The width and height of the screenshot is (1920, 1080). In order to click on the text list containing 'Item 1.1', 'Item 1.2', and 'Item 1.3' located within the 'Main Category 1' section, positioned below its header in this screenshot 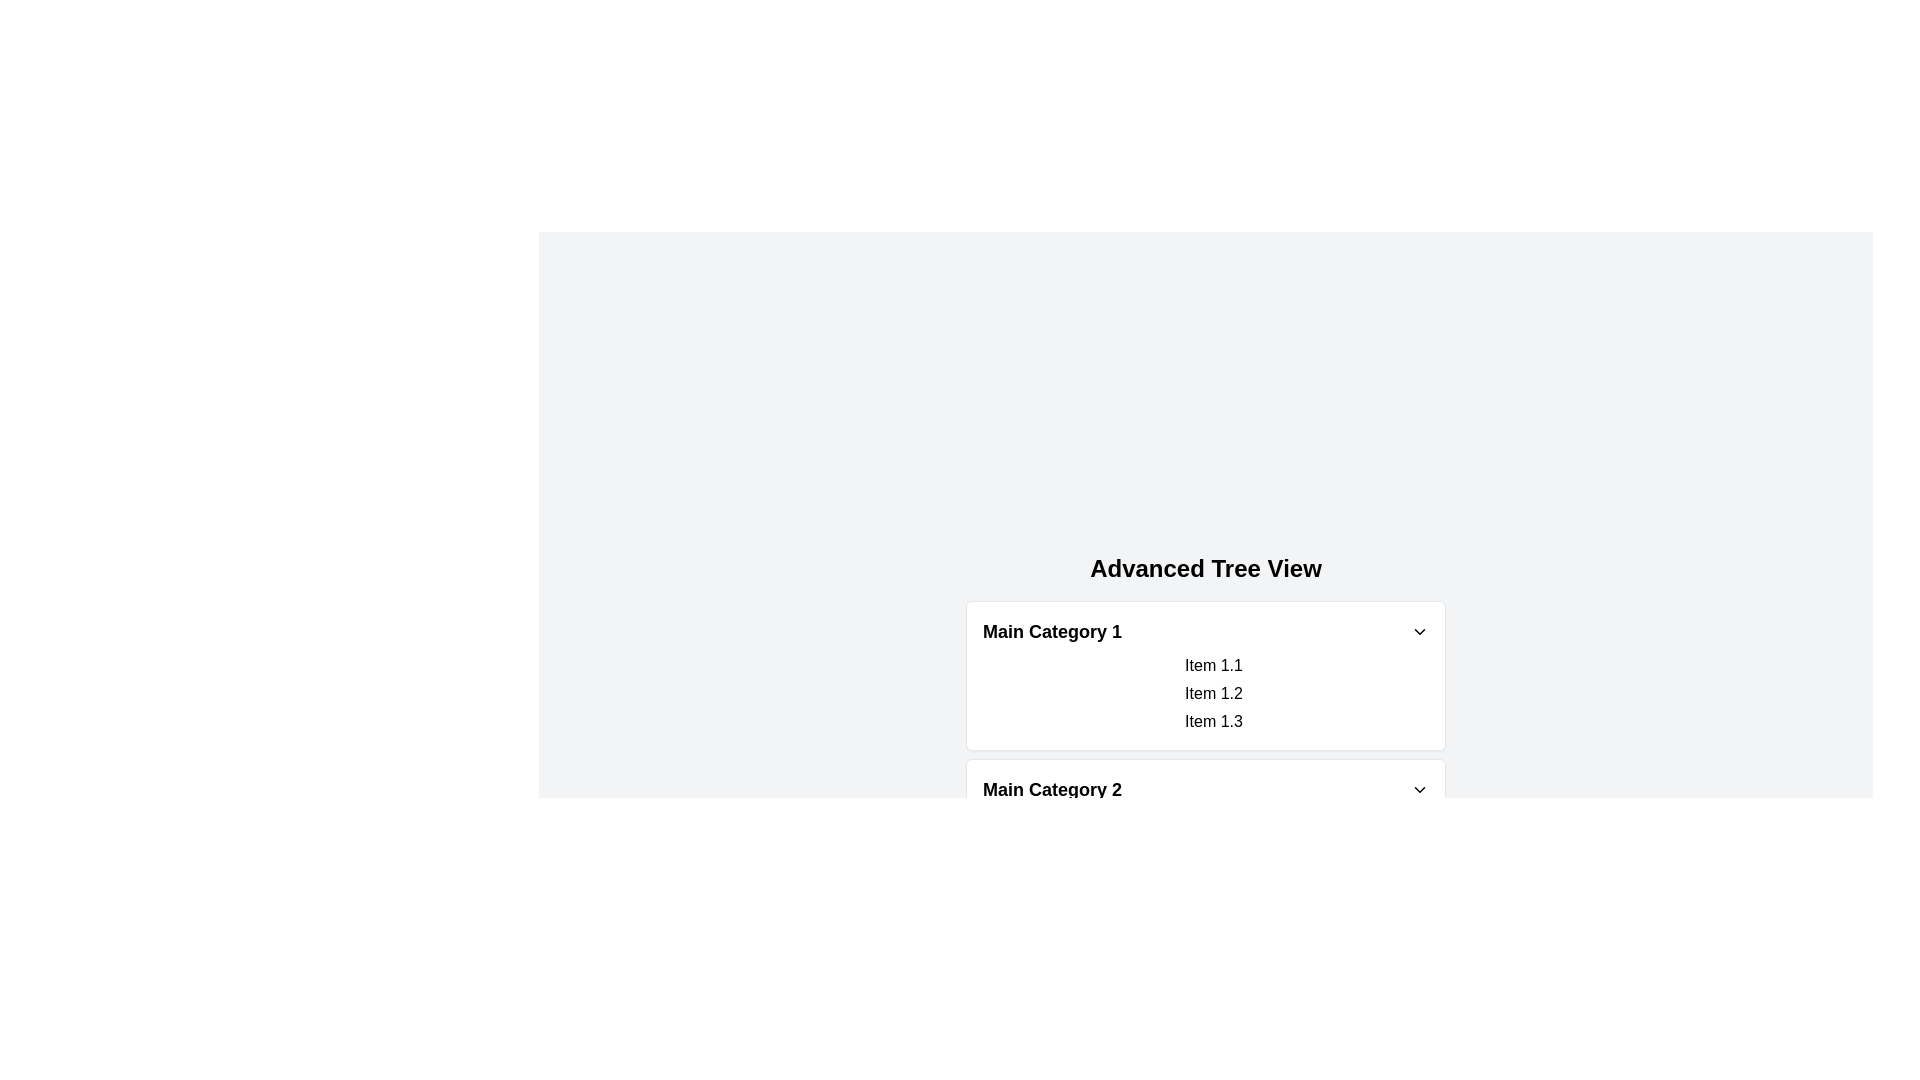, I will do `click(1204, 693)`.